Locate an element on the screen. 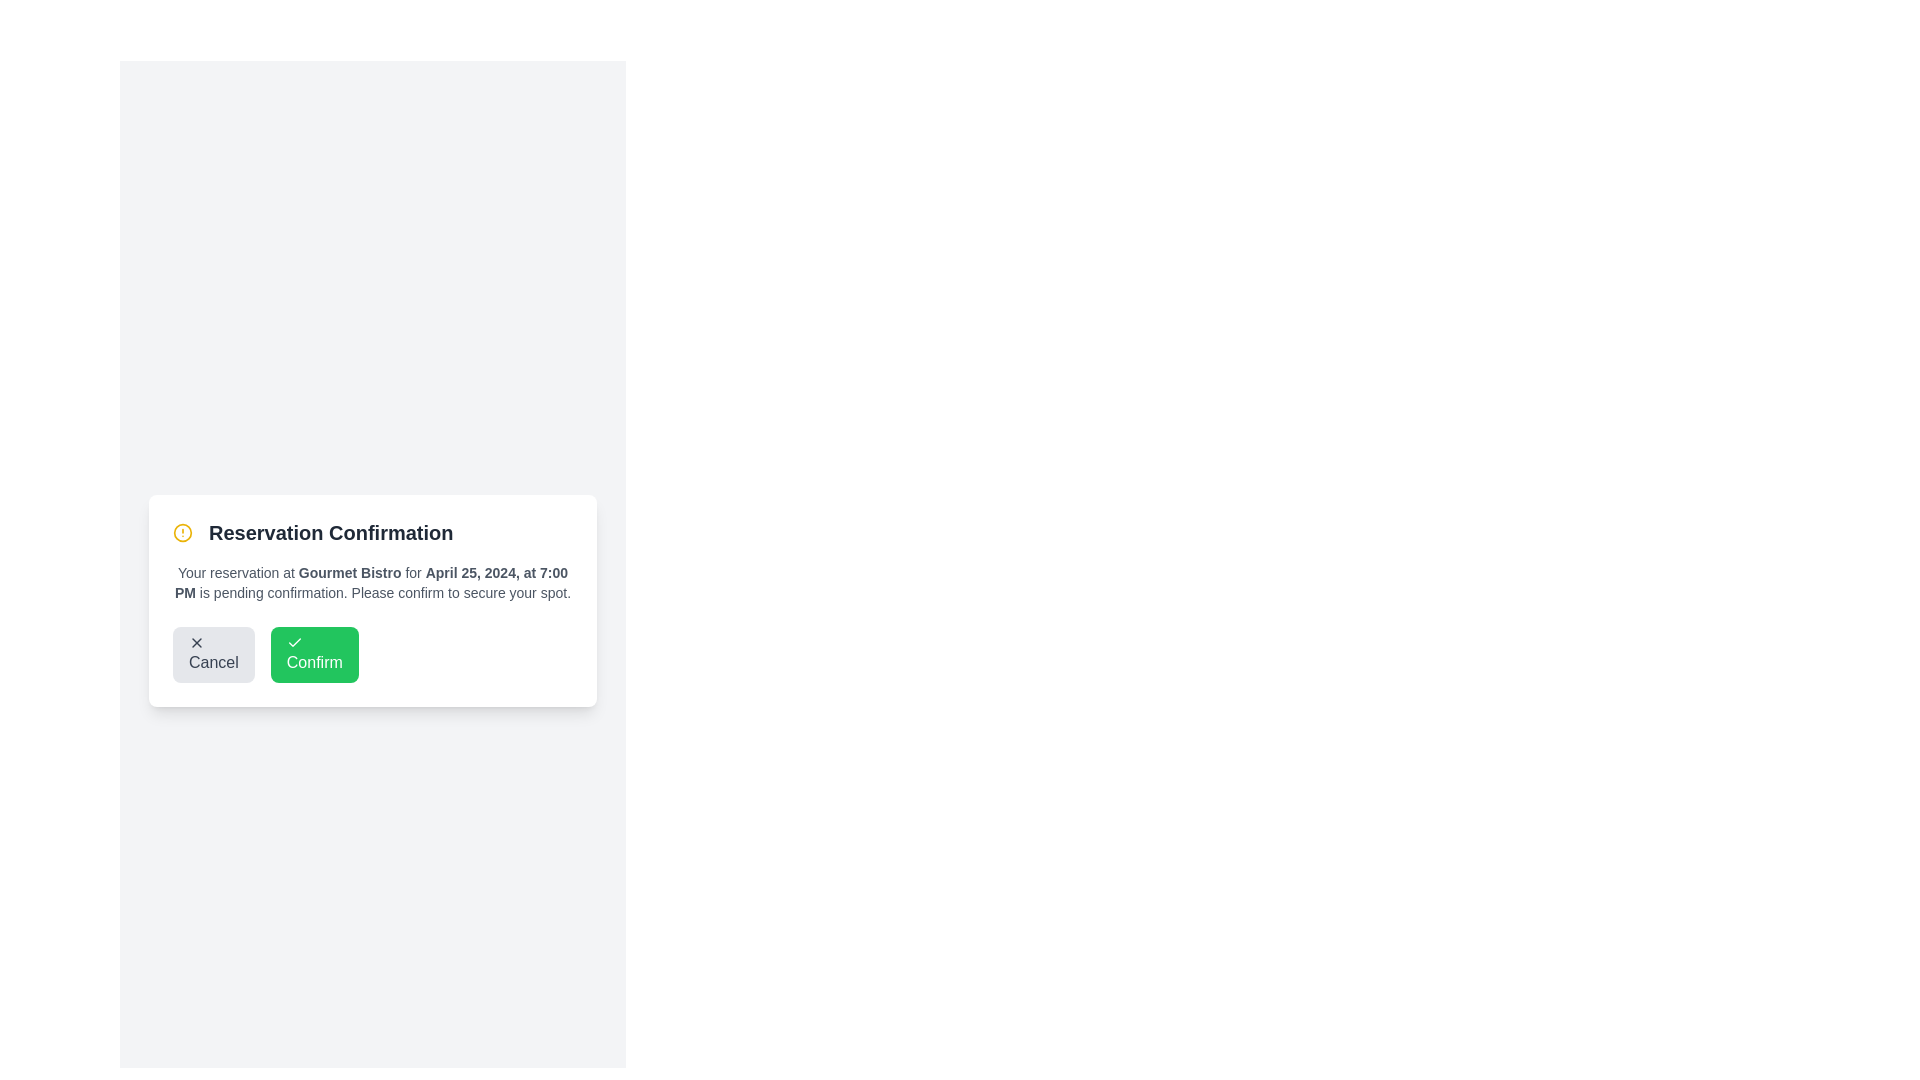 The height and width of the screenshot is (1080, 1920). text 'Reservation Confirmation' from the Header element, which is prominently displayed in bold, large, dark gray or black font with a yellow warning icon to its left is located at coordinates (373, 531).